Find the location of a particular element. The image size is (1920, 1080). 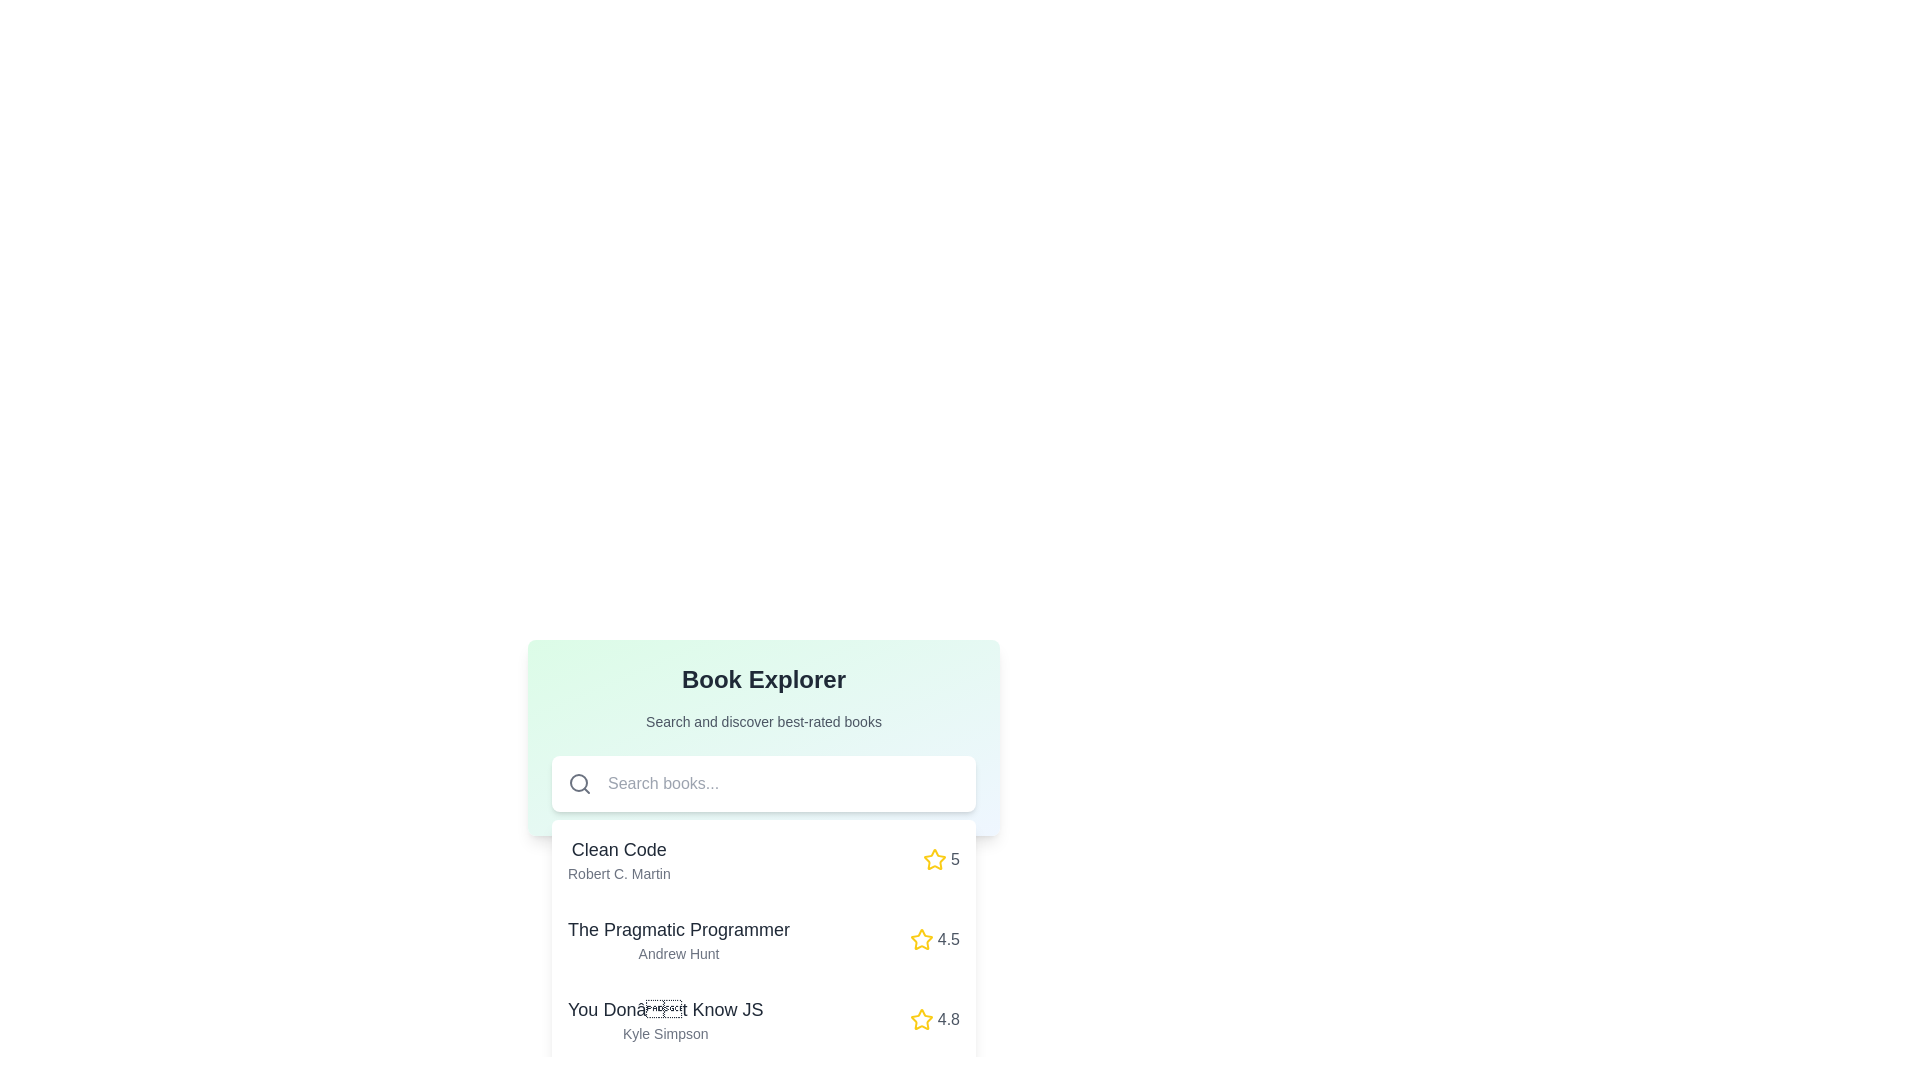

the third yellow star-shaped Rating Icon located to the right of the text 'You Don't Know JS' is located at coordinates (920, 1019).